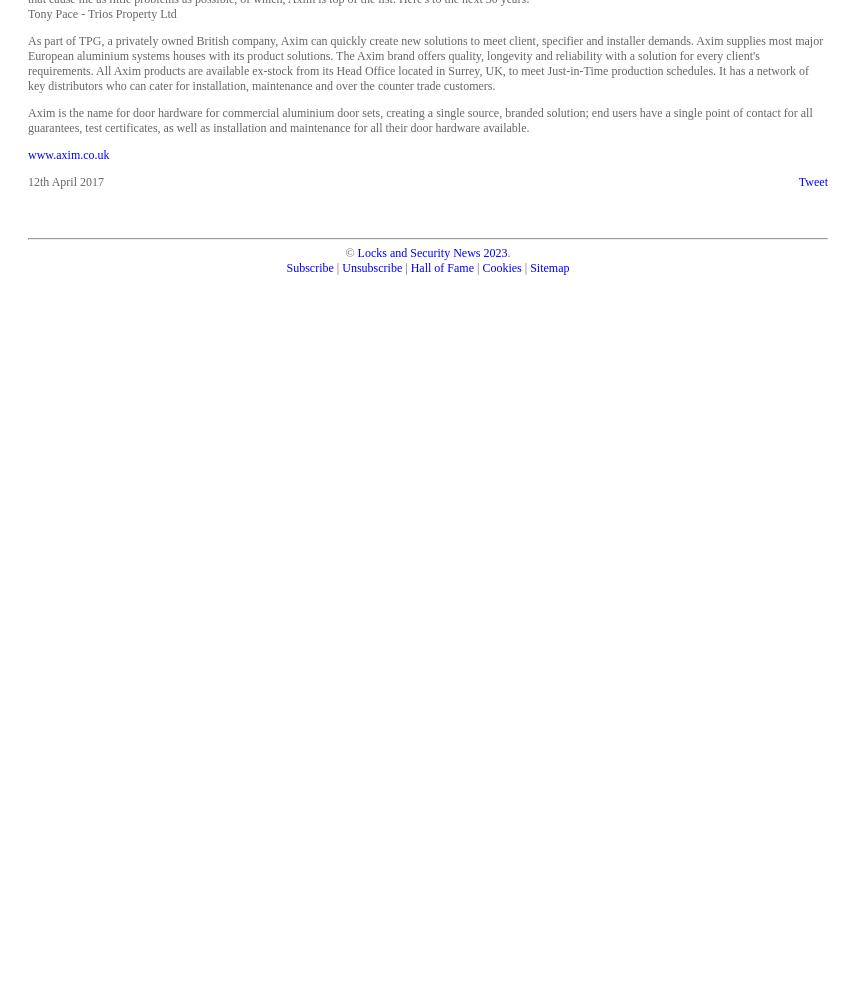 This screenshot has width=856, height=1000. What do you see at coordinates (419, 119) in the screenshot?
I see `'Axim is the name for door hardware for commercial aluminium door sets, creating a single source, branded solution; end users have a single point of contact for all guarantees, test certificates, as well as installation and maintenance for all their door hardware available.'` at bounding box center [419, 119].